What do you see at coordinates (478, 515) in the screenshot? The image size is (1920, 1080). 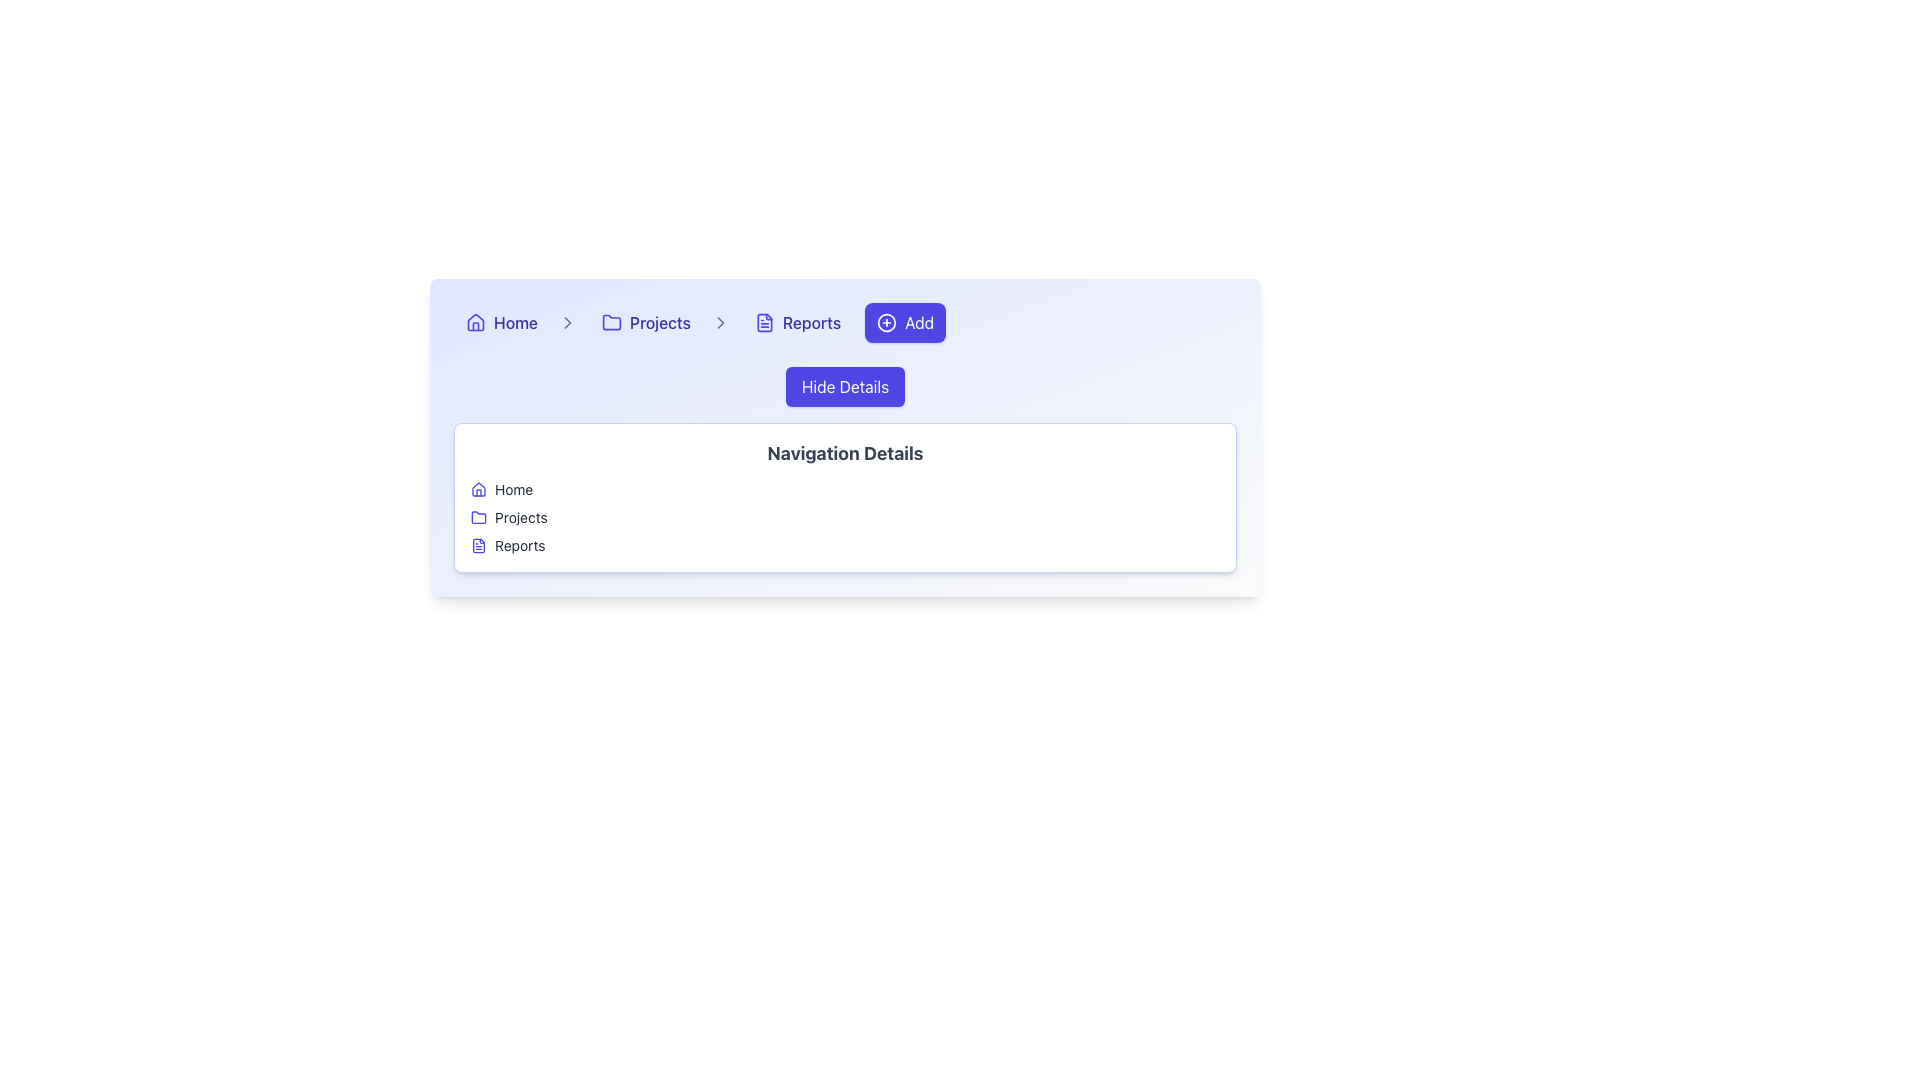 I see `the folder-shaped icon in the navigation bar that indicates the 'Projects' step, located between 'Home' and 'Reports'` at bounding box center [478, 515].